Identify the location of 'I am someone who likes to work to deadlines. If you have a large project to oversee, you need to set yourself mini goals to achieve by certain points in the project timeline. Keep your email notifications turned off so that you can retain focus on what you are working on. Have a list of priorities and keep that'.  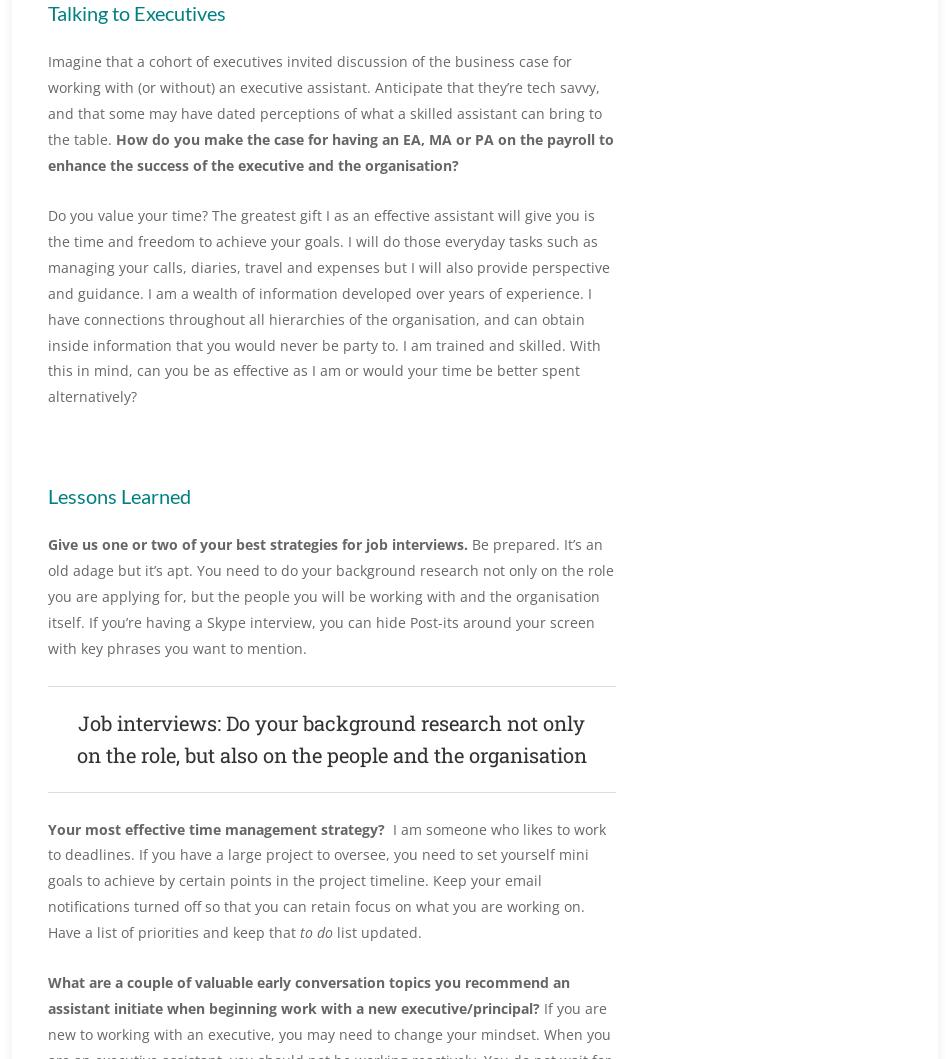
(325, 880).